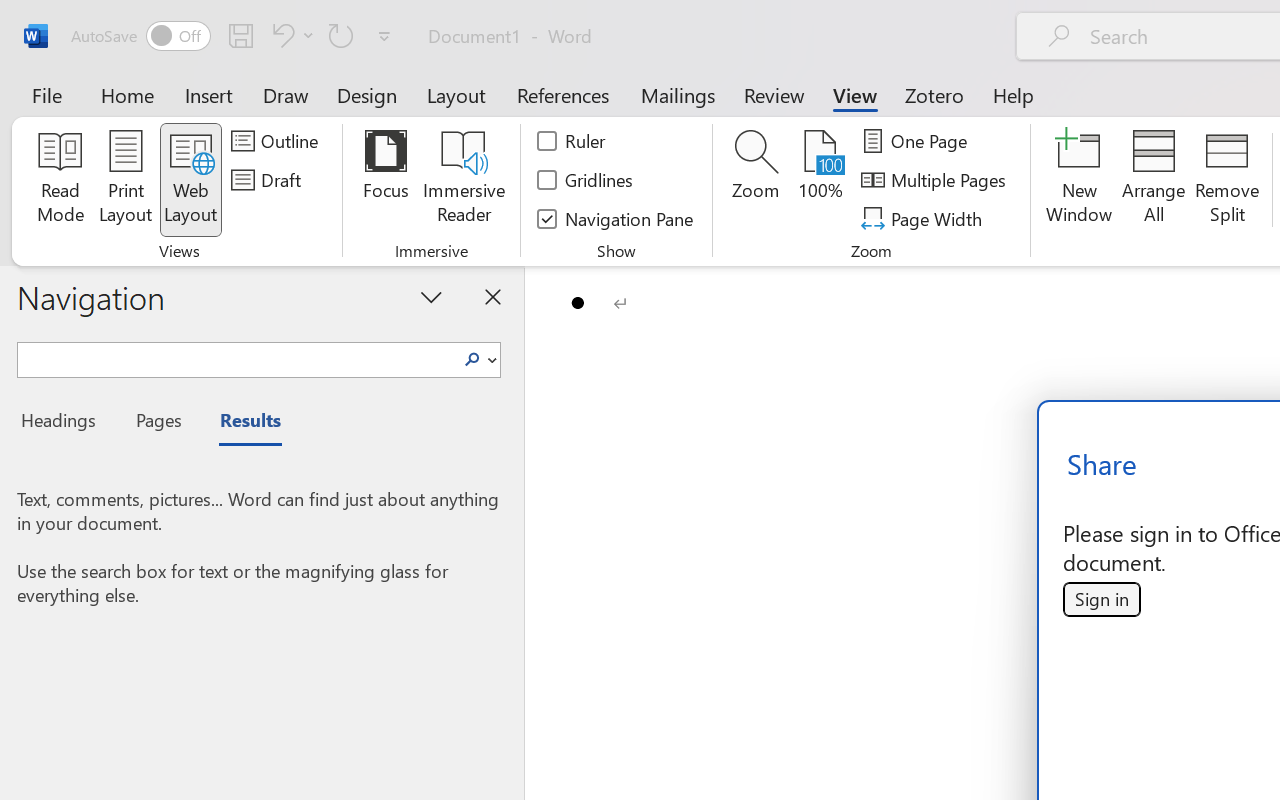  Describe the element at coordinates (615, 218) in the screenshot. I see `'Navigation Pane'` at that location.